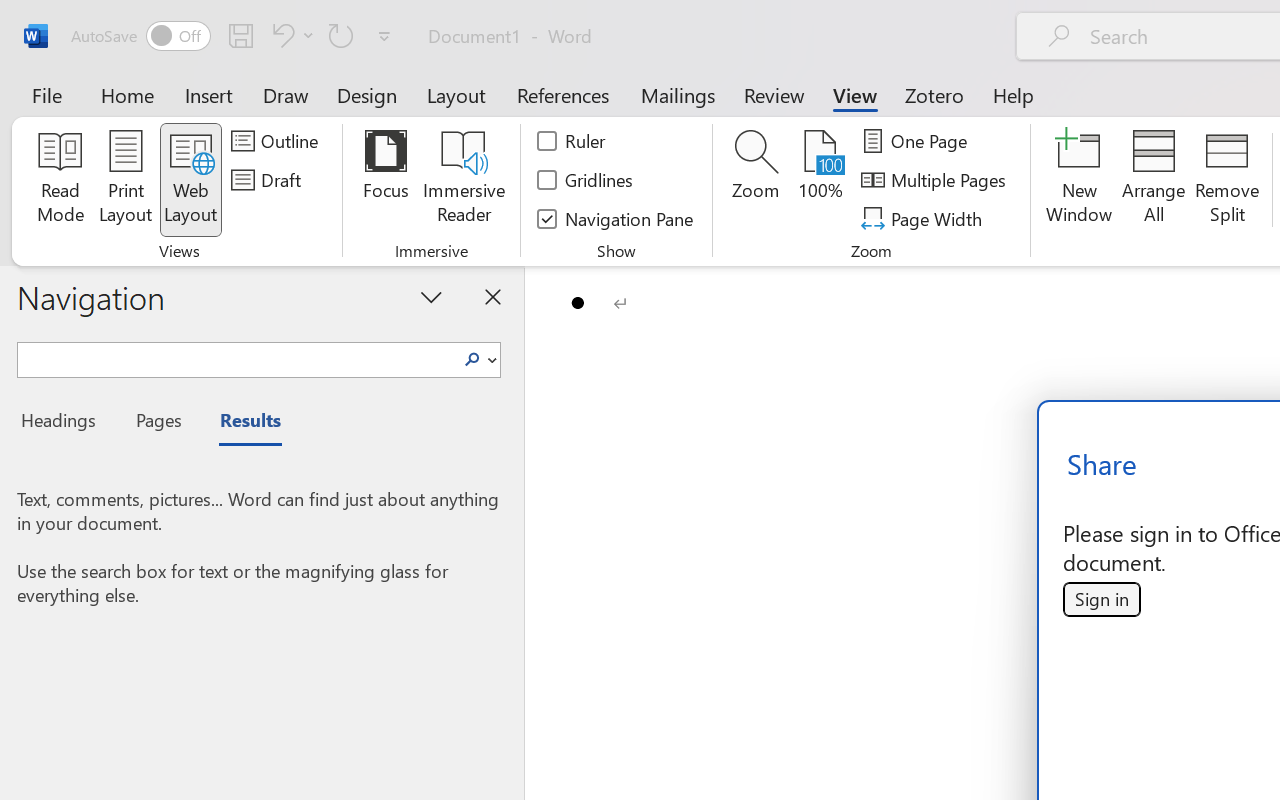  Describe the element at coordinates (615, 218) in the screenshot. I see `'Navigation Pane'` at that location.